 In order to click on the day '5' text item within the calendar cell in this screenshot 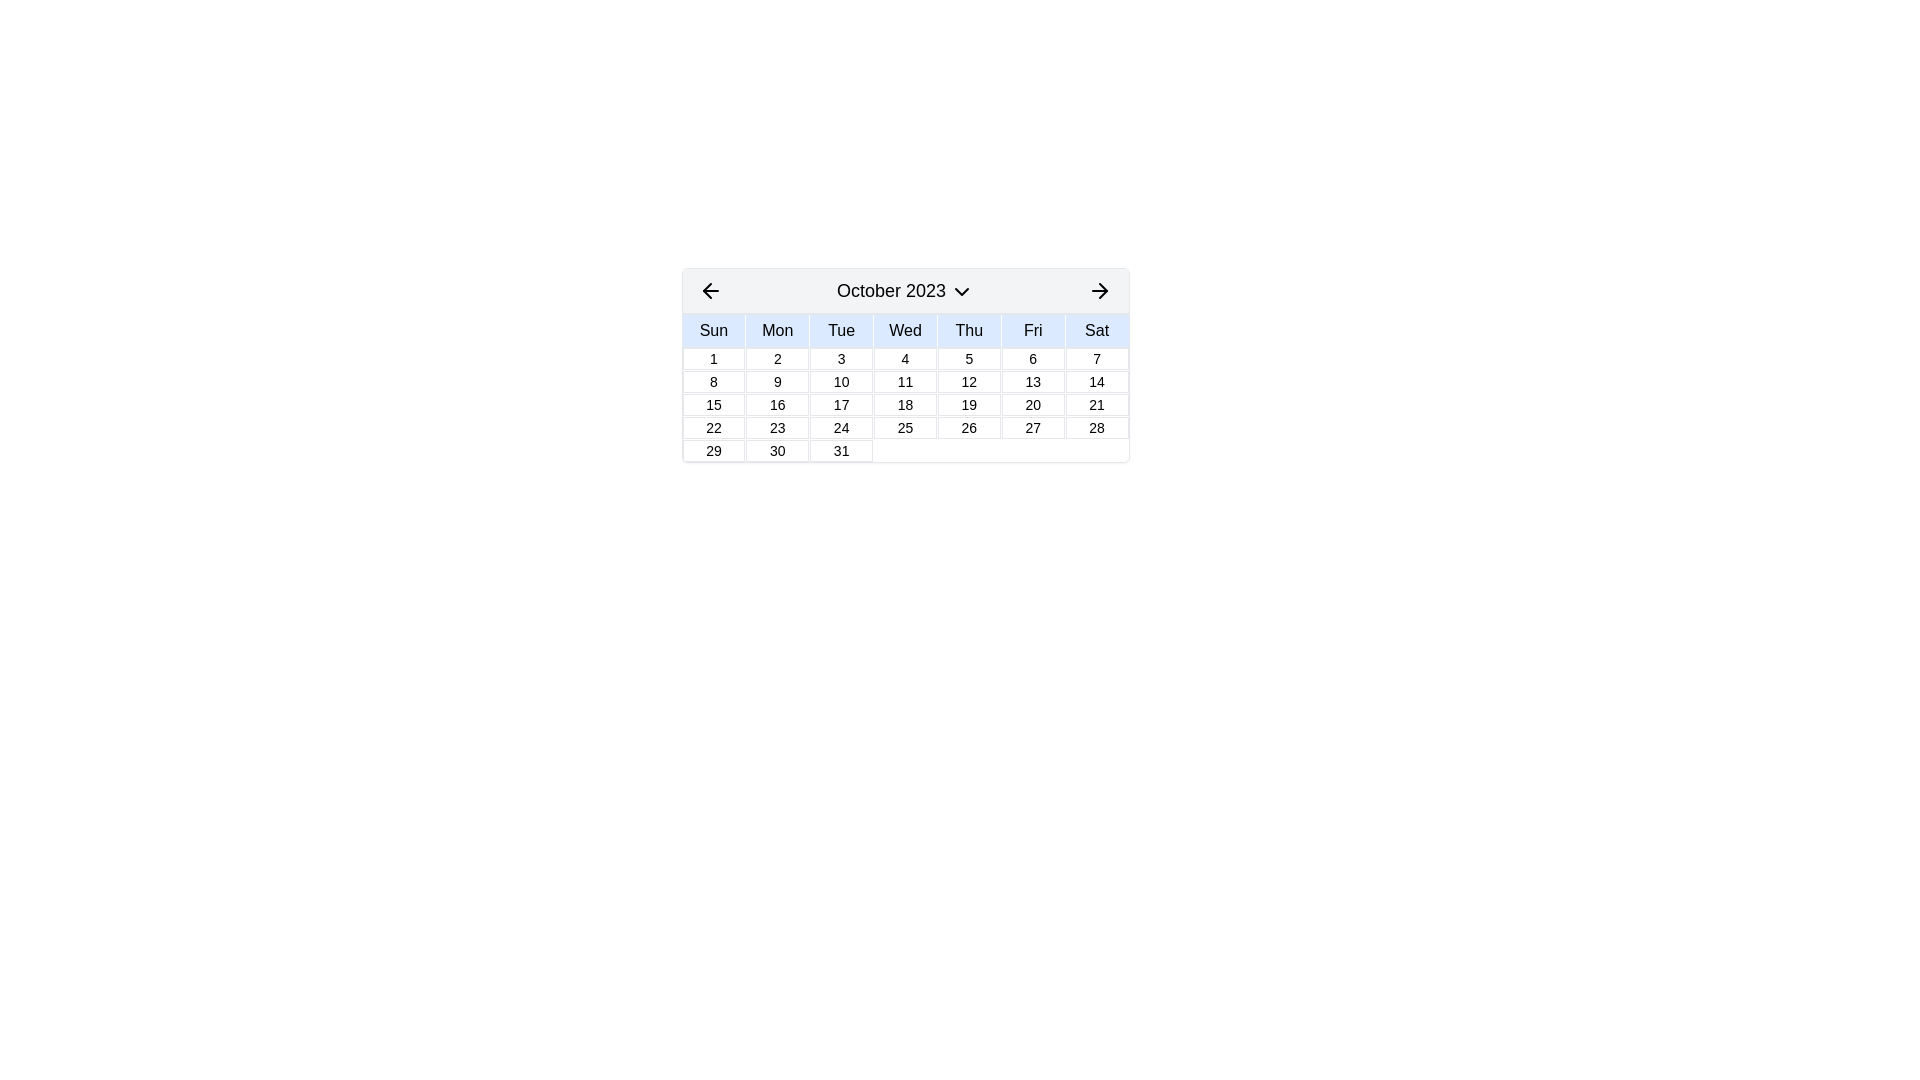, I will do `click(969, 357)`.